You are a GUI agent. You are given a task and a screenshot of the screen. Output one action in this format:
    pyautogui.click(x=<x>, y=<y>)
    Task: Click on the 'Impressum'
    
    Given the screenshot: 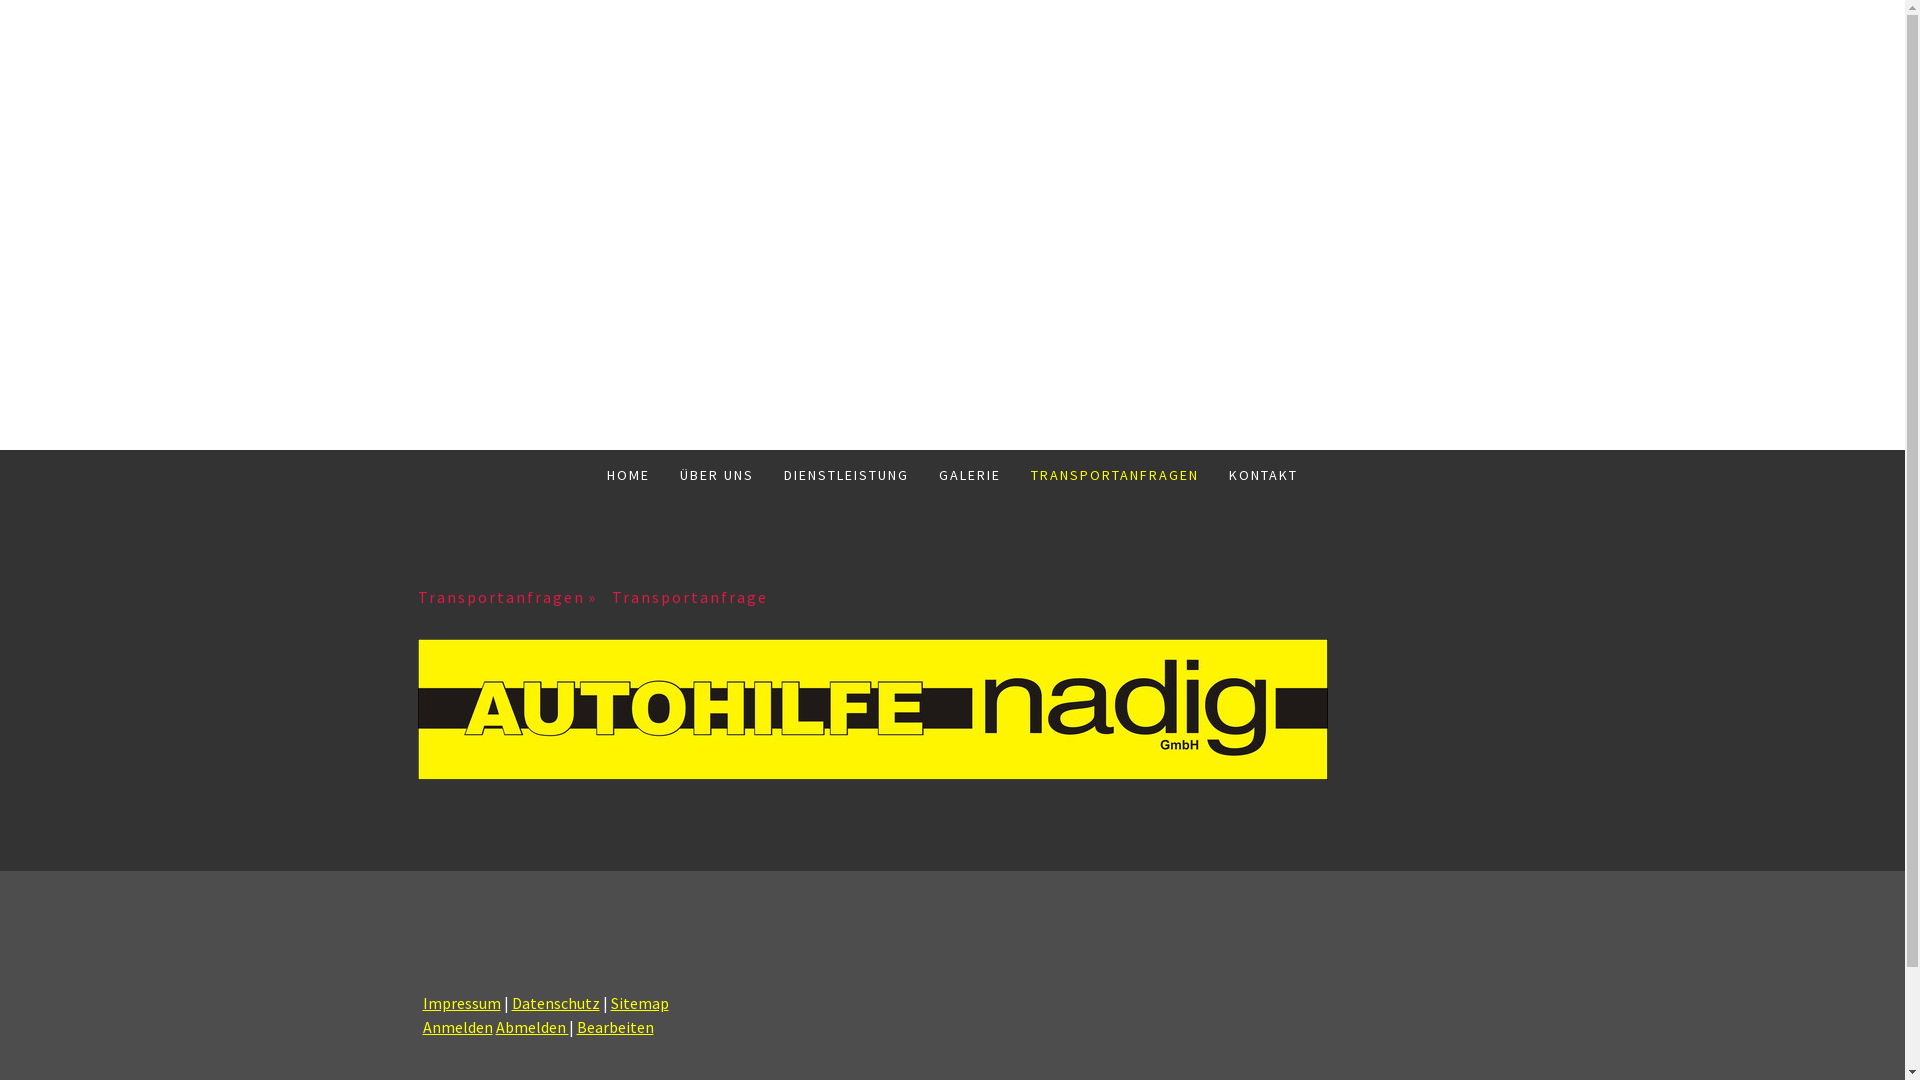 What is the action you would take?
    pyautogui.click(x=421, y=1002)
    